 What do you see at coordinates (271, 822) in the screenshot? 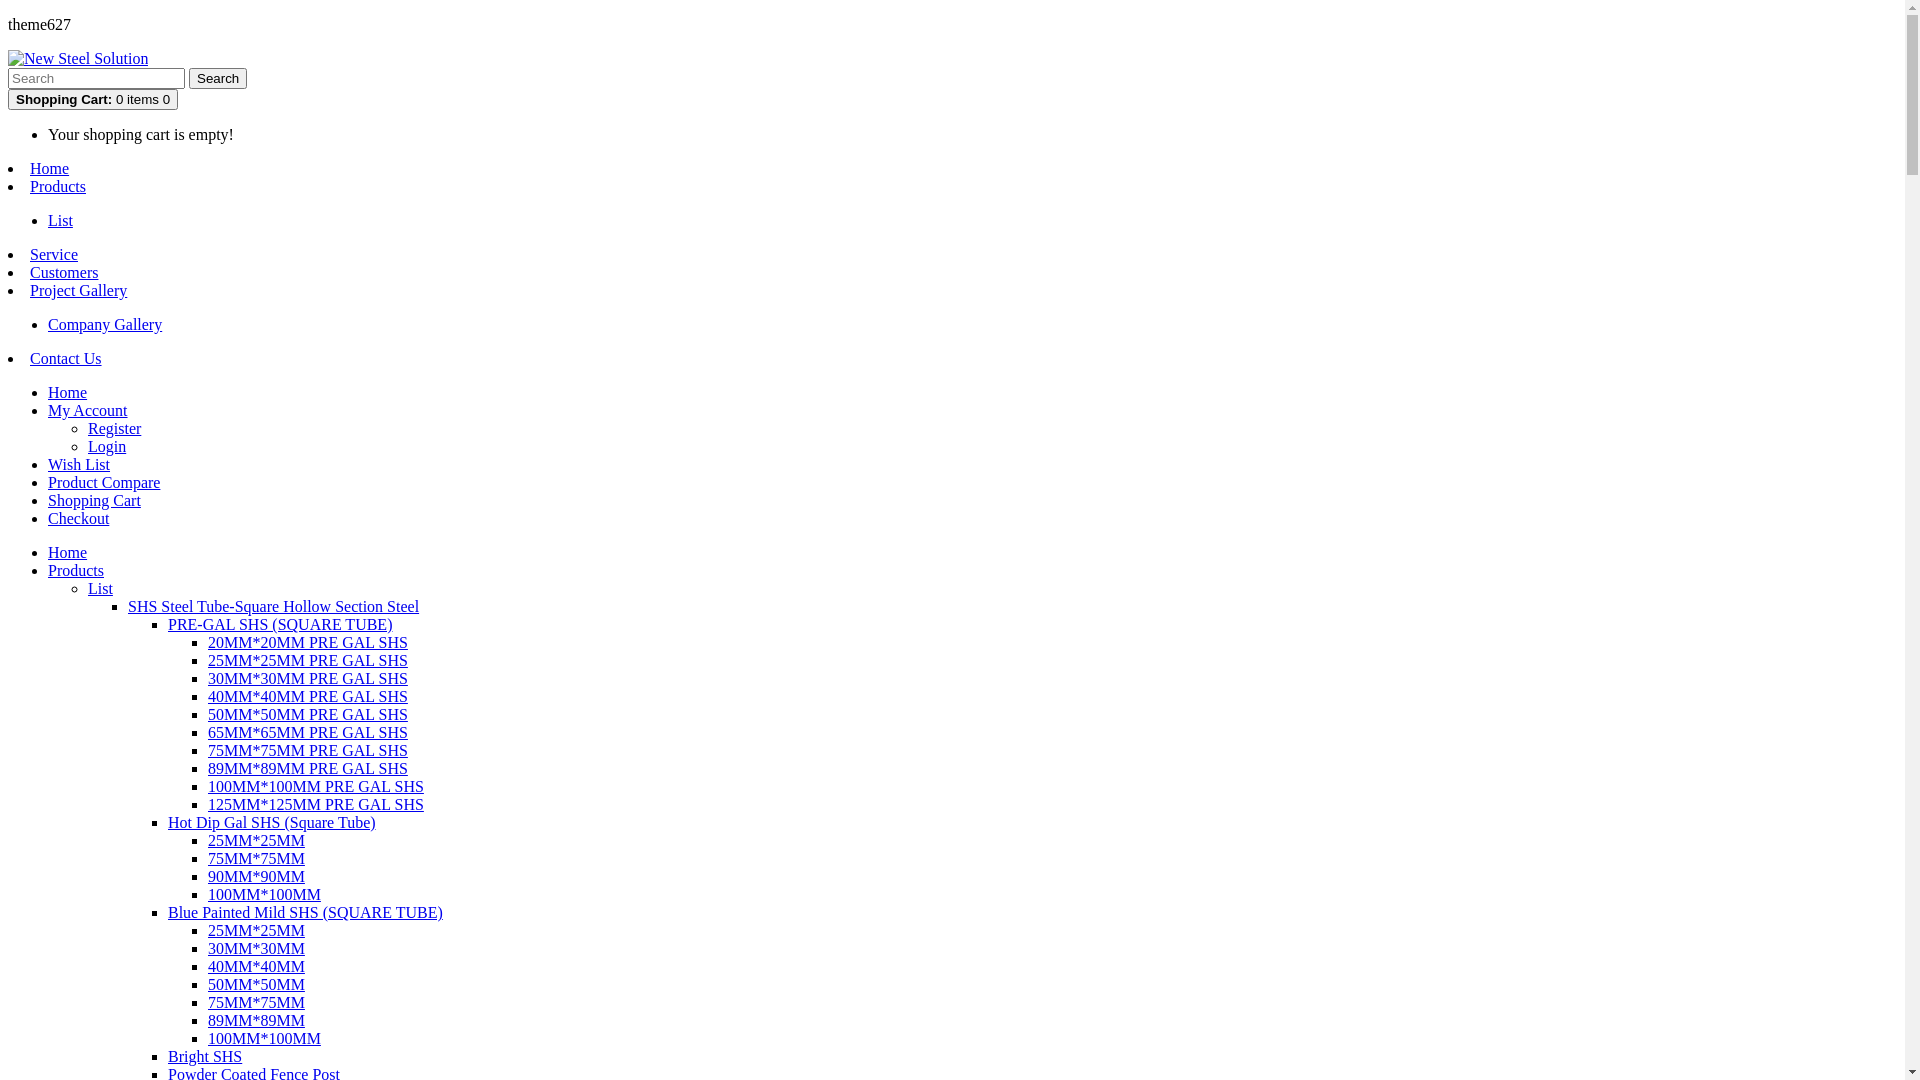
I see `'Hot Dip Gal SHS (Square Tube)'` at bounding box center [271, 822].